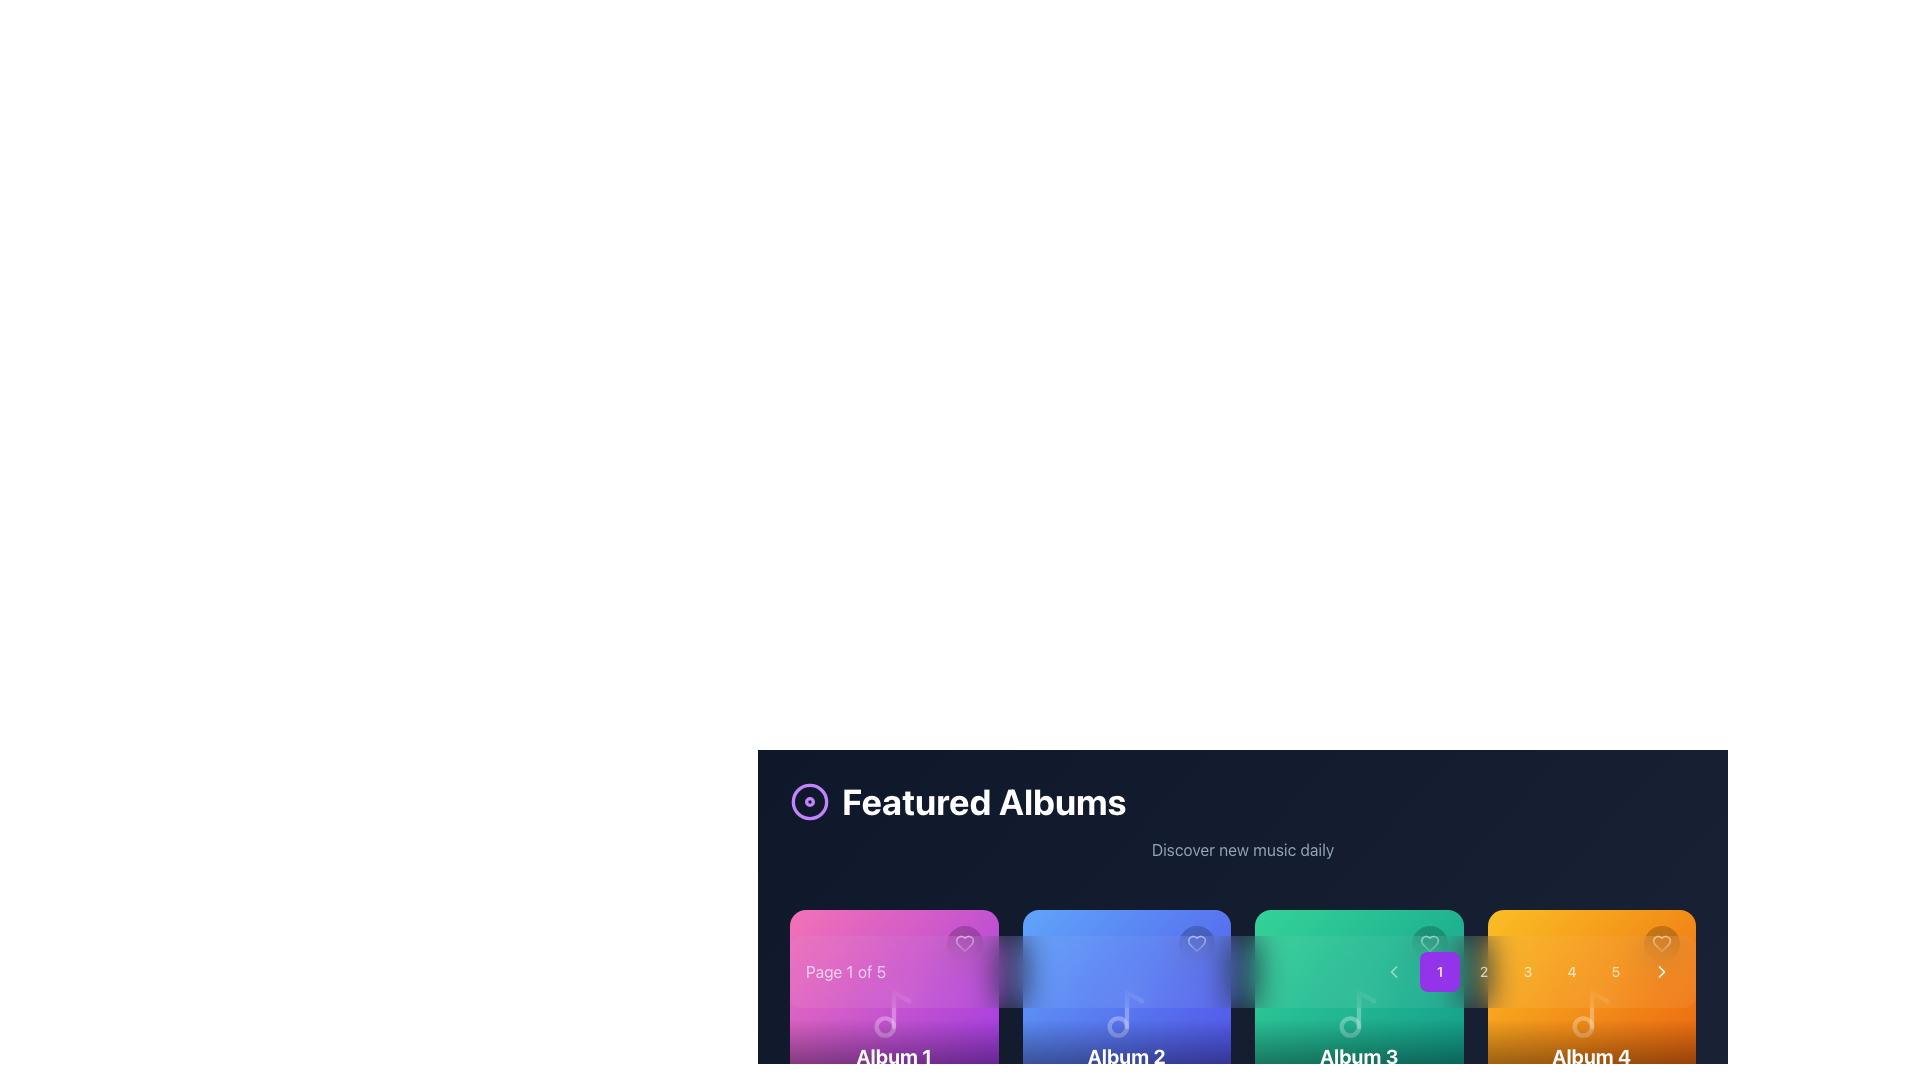 This screenshot has height=1080, width=1920. What do you see at coordinates (1526, 971) in the screenshot?
I see `the third button in the pagination control bar, which allows navigation to the third page of content` at bounding box center [1526, 971].